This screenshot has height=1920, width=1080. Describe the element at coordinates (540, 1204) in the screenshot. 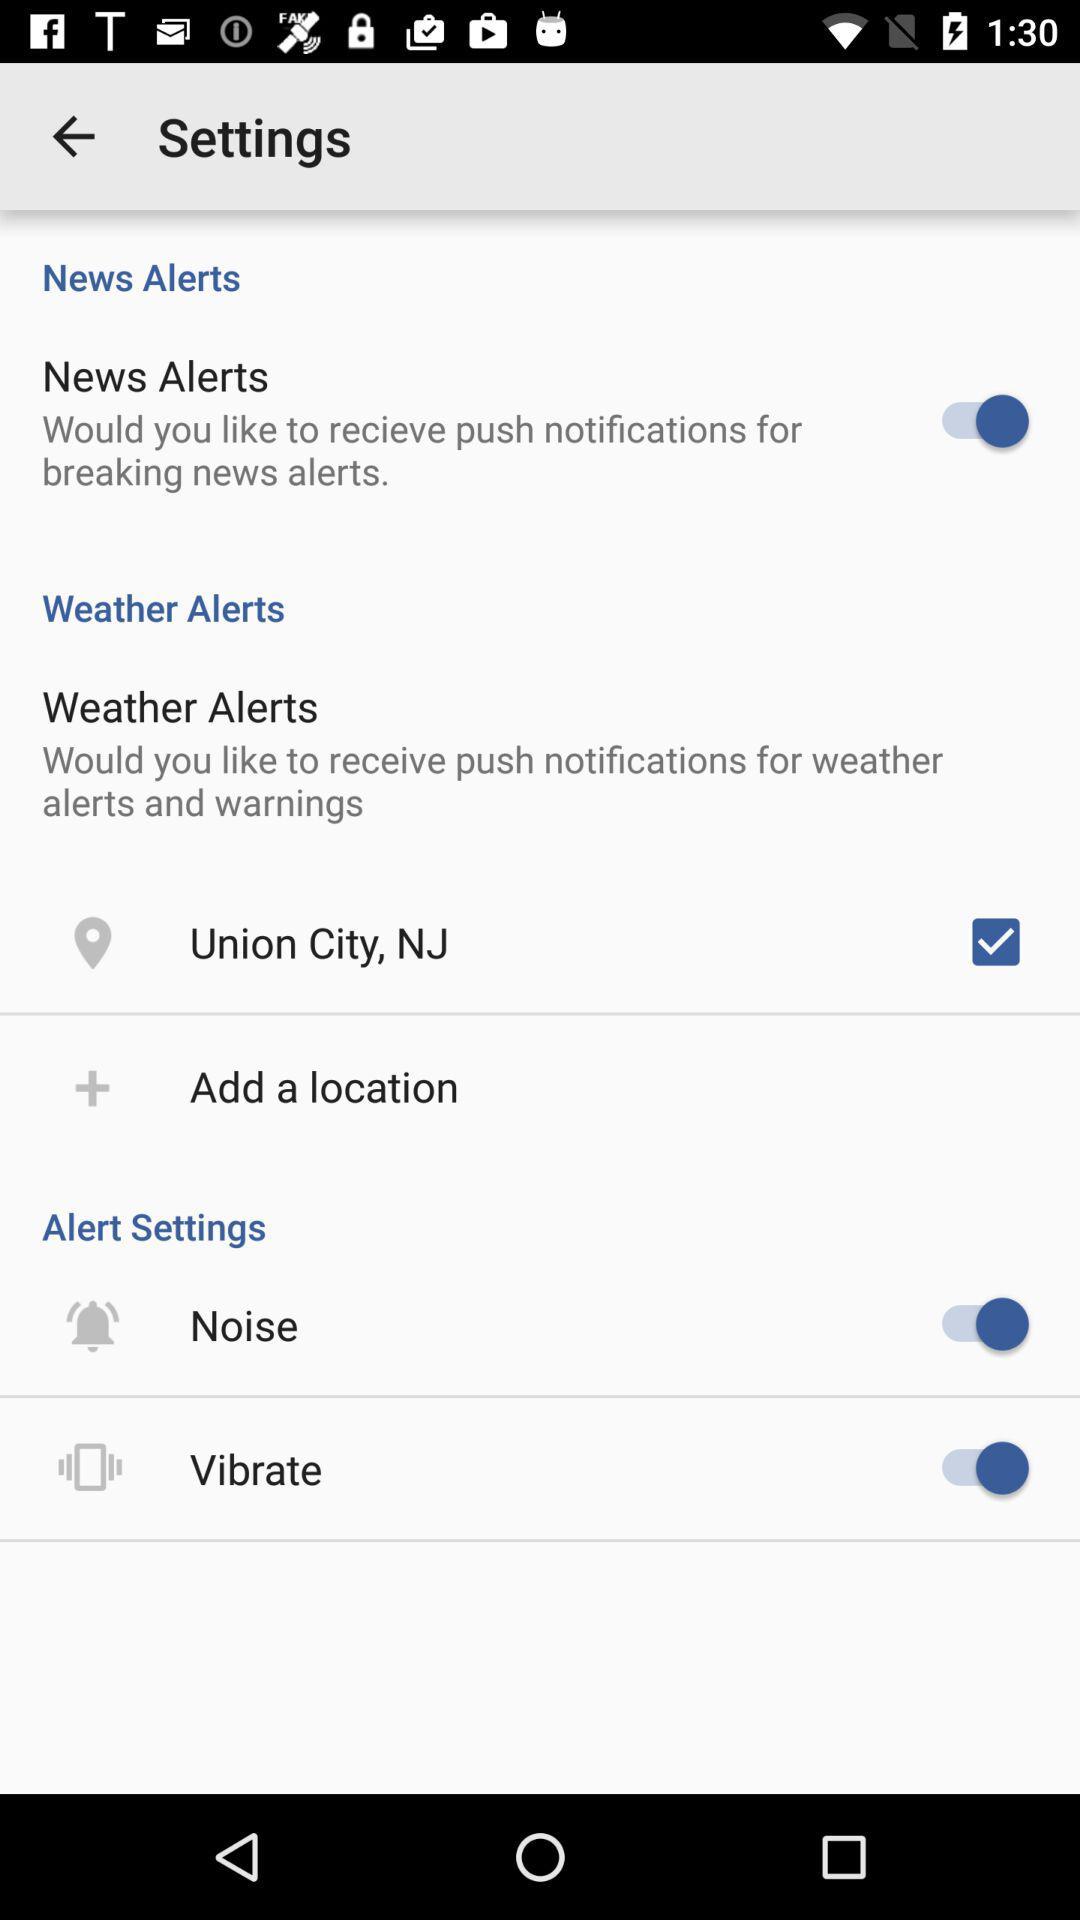

I see `alert settings` at that location.